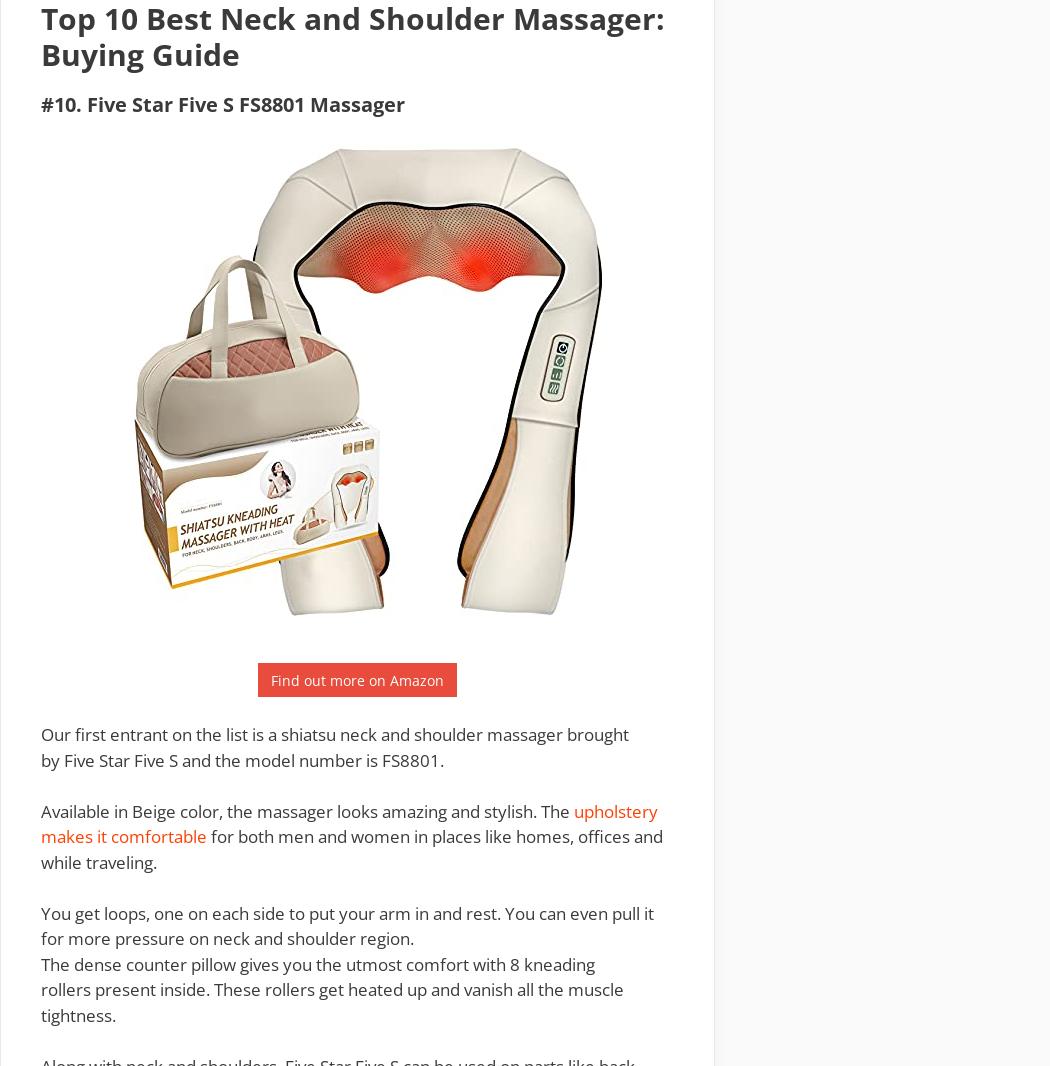  I want to click on 'in places like homes, offices and while traveling.', so click(350, 848).